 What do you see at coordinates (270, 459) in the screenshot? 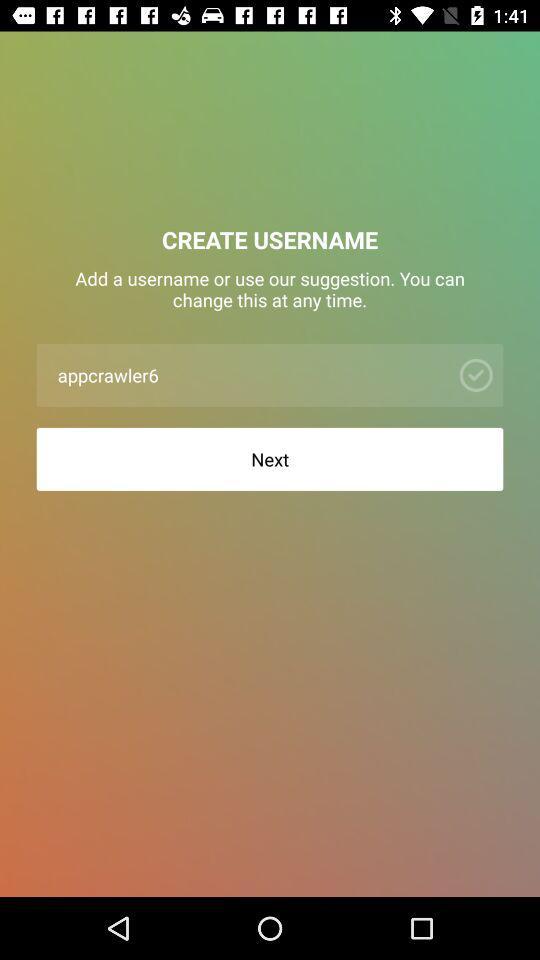
I see `the icon below appcrawler6 icon` at bounding box center [270, 459].